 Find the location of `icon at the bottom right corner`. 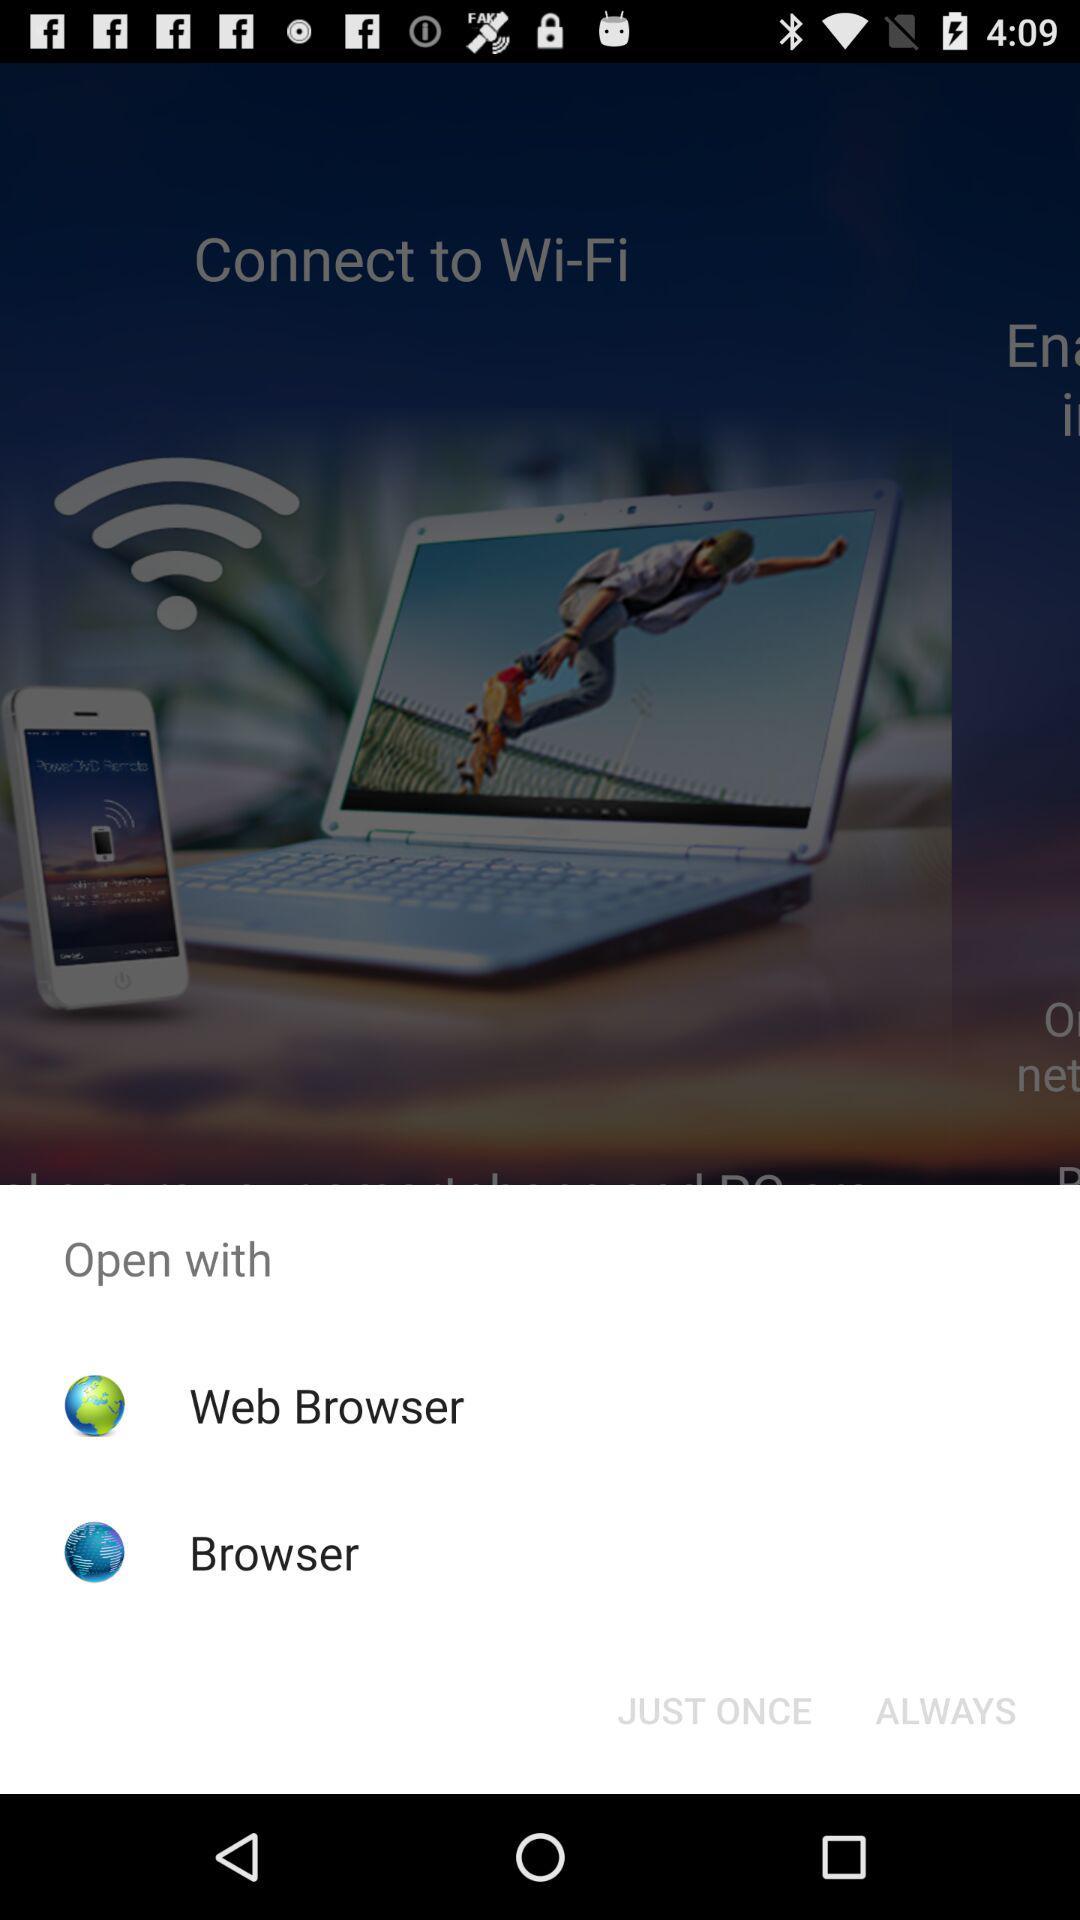

icon at the bottom right corner is located at coordinates (945, 1708).